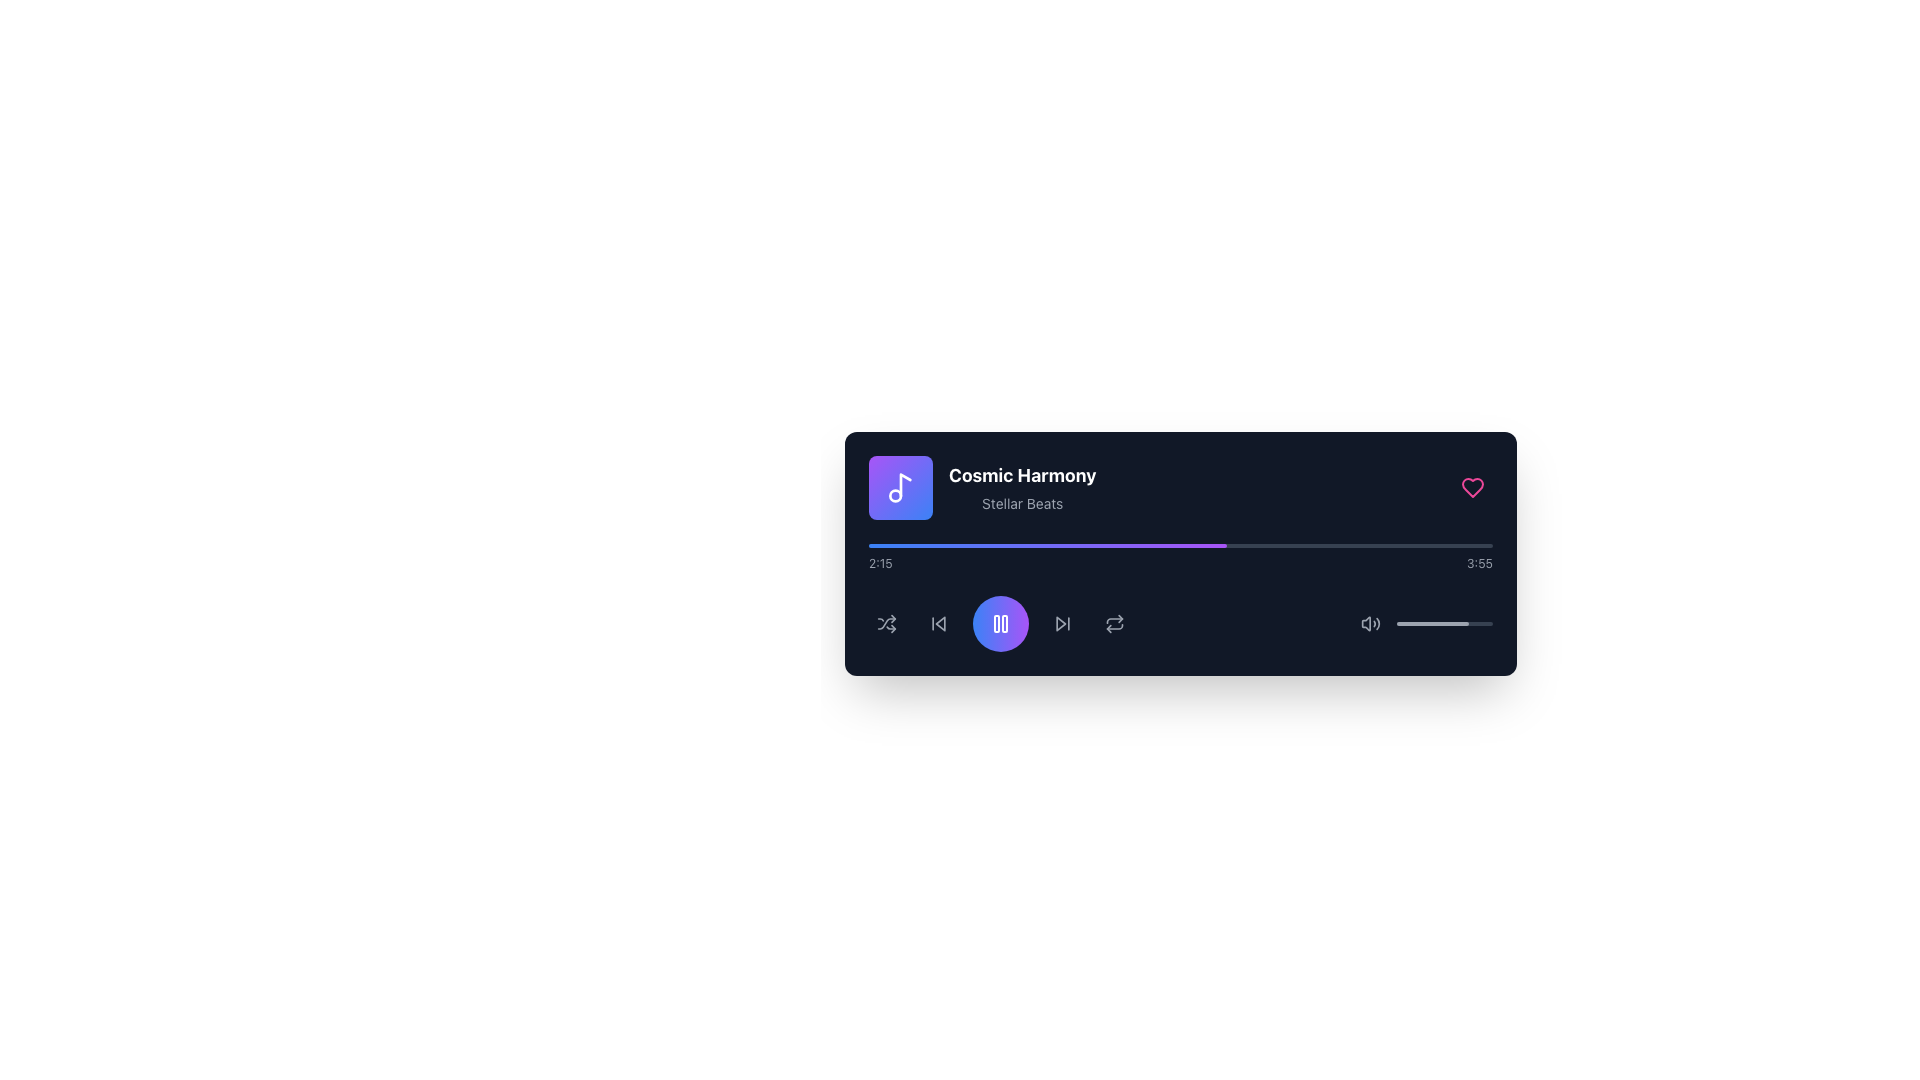 The image size is (1920, 1080). What do you see at coordinates (1022, 503) in the screenshot?
I see `the text label that displays 'Stellar Beats', which is styled in a small, light gray font and located underneath the 'Cosmic Harmony' label in the media control interface` at bounding box center [1022, 503].